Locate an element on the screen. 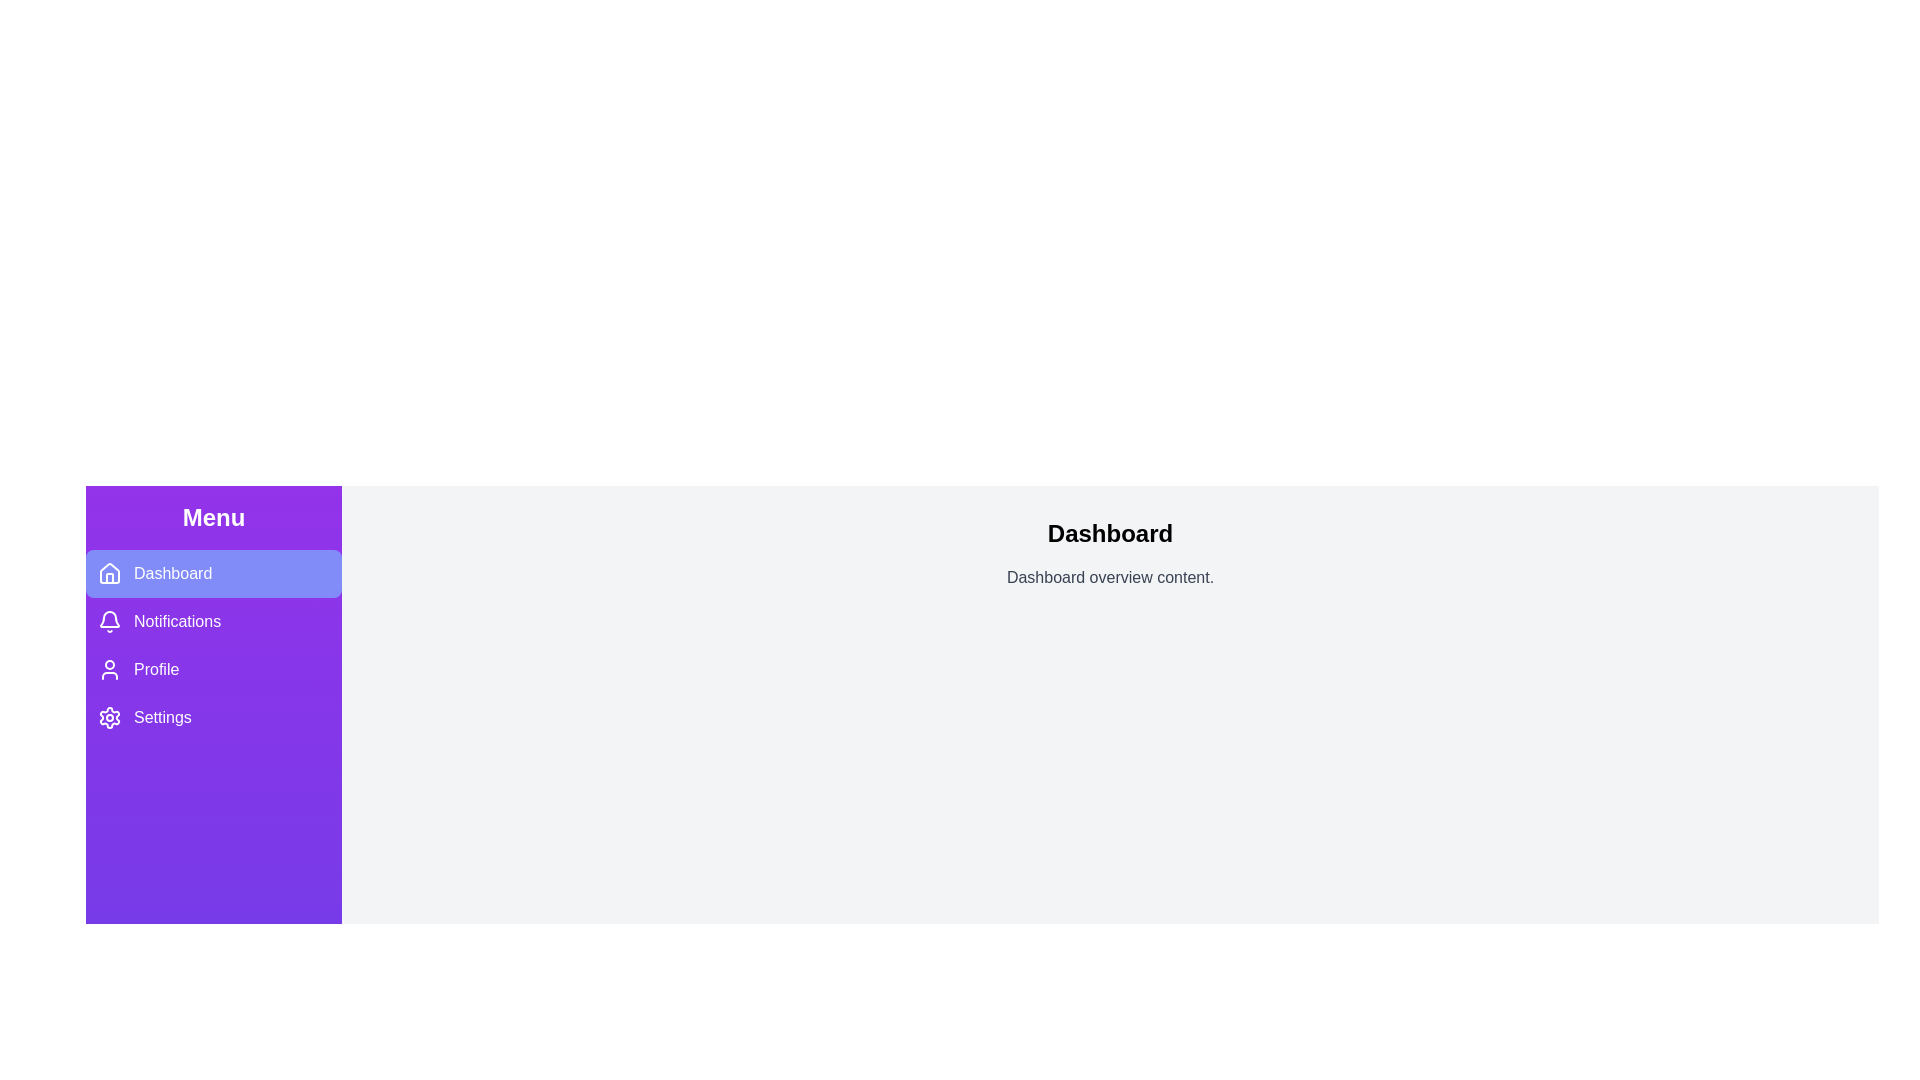  descriptive text block located under the 'Dashboard' title, which provides an overview of the dashboard's content and functionality is located at coordinates (1109, 578).